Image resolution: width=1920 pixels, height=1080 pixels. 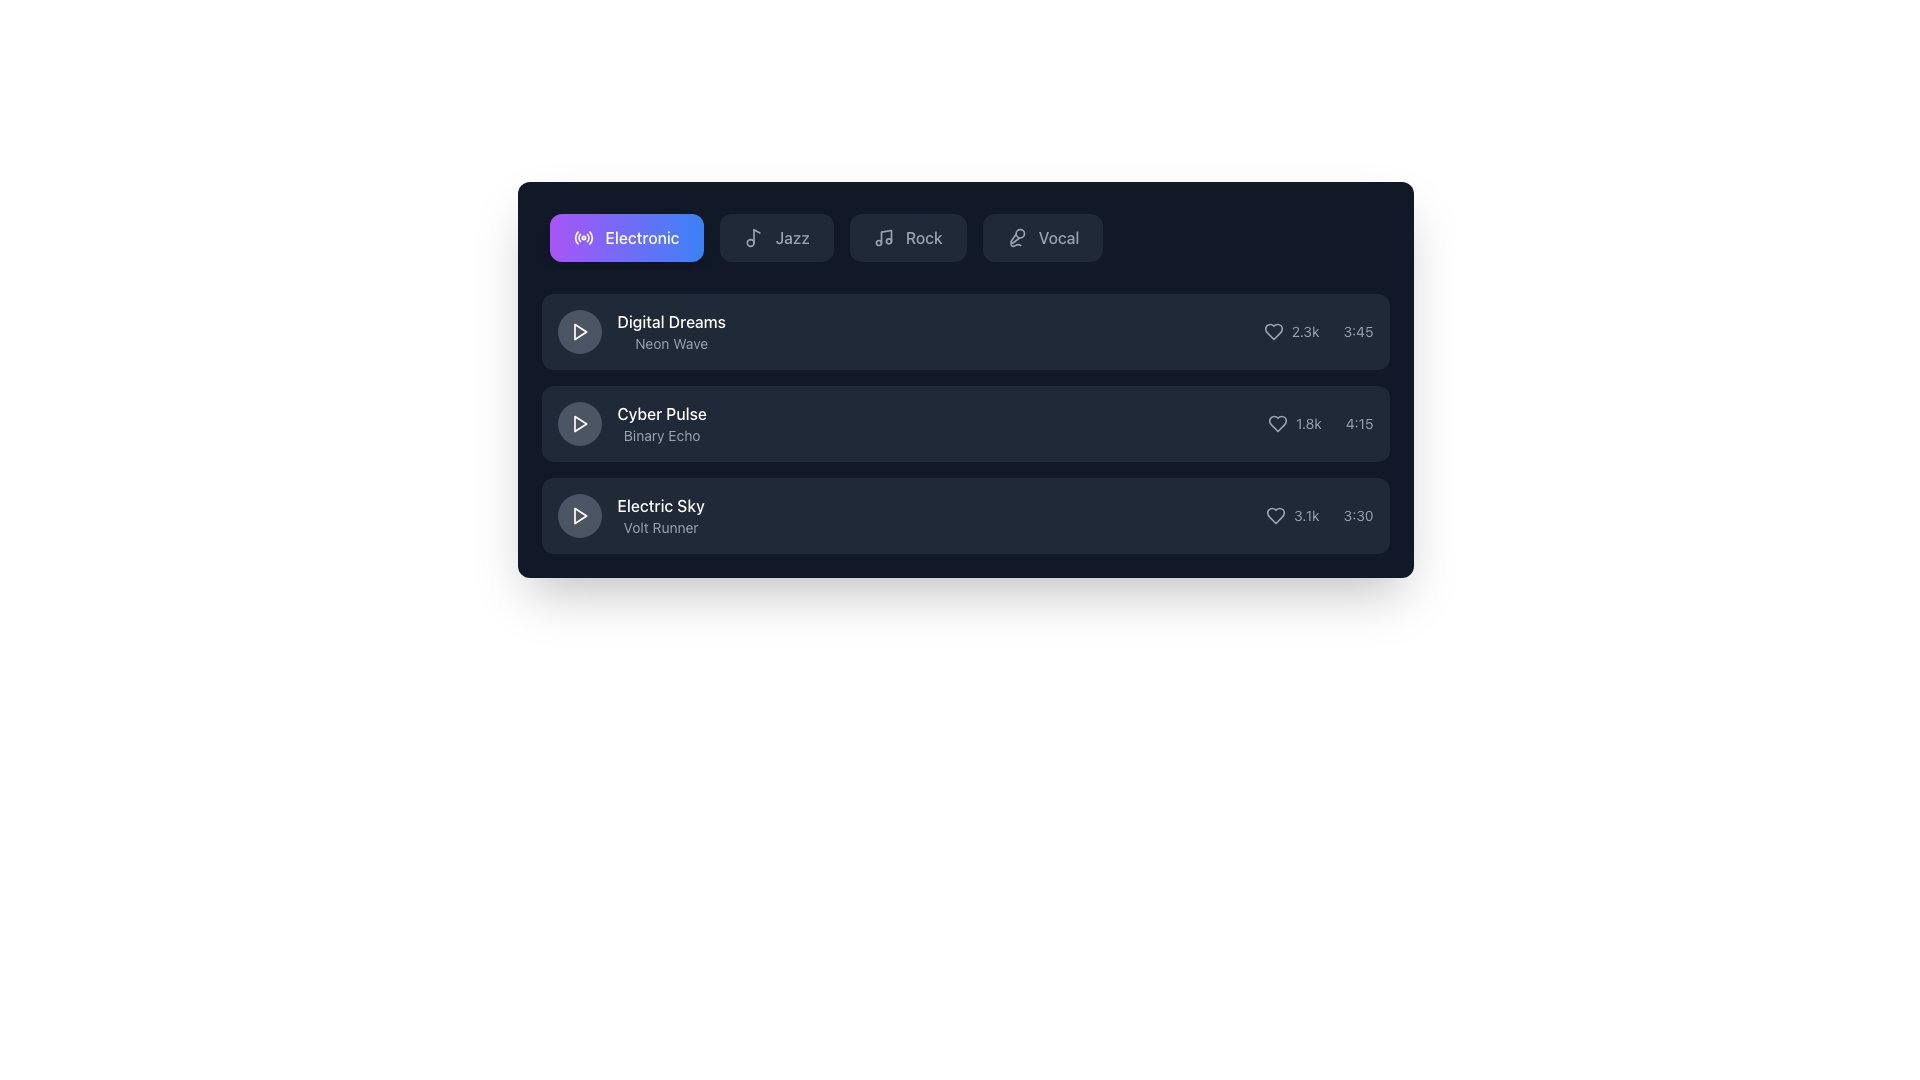 What do you see at coordinates (578, 515) in the screenshot?
I see `the play button located to the left of the song title 'Electric Sky'` at bounding box center [578, 515].